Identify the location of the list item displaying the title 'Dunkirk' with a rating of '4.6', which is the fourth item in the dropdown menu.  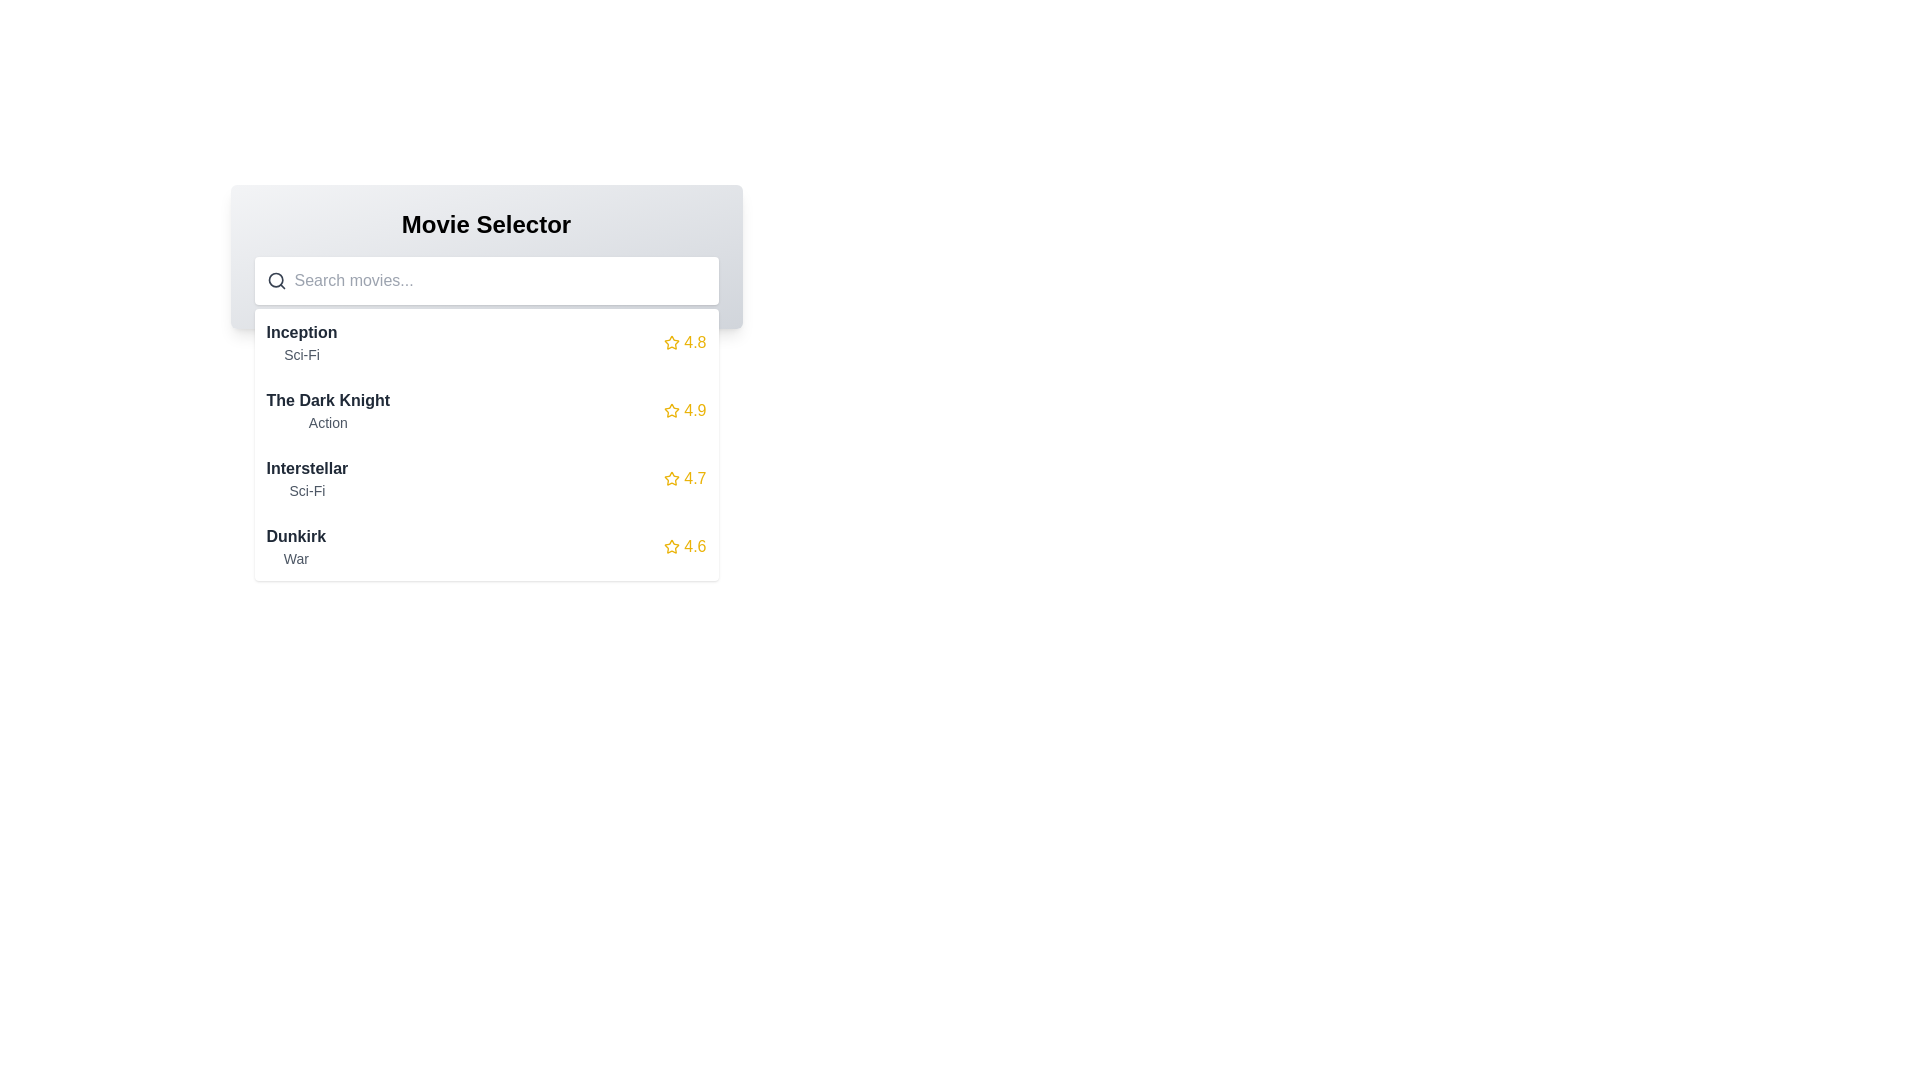
(486, 547).